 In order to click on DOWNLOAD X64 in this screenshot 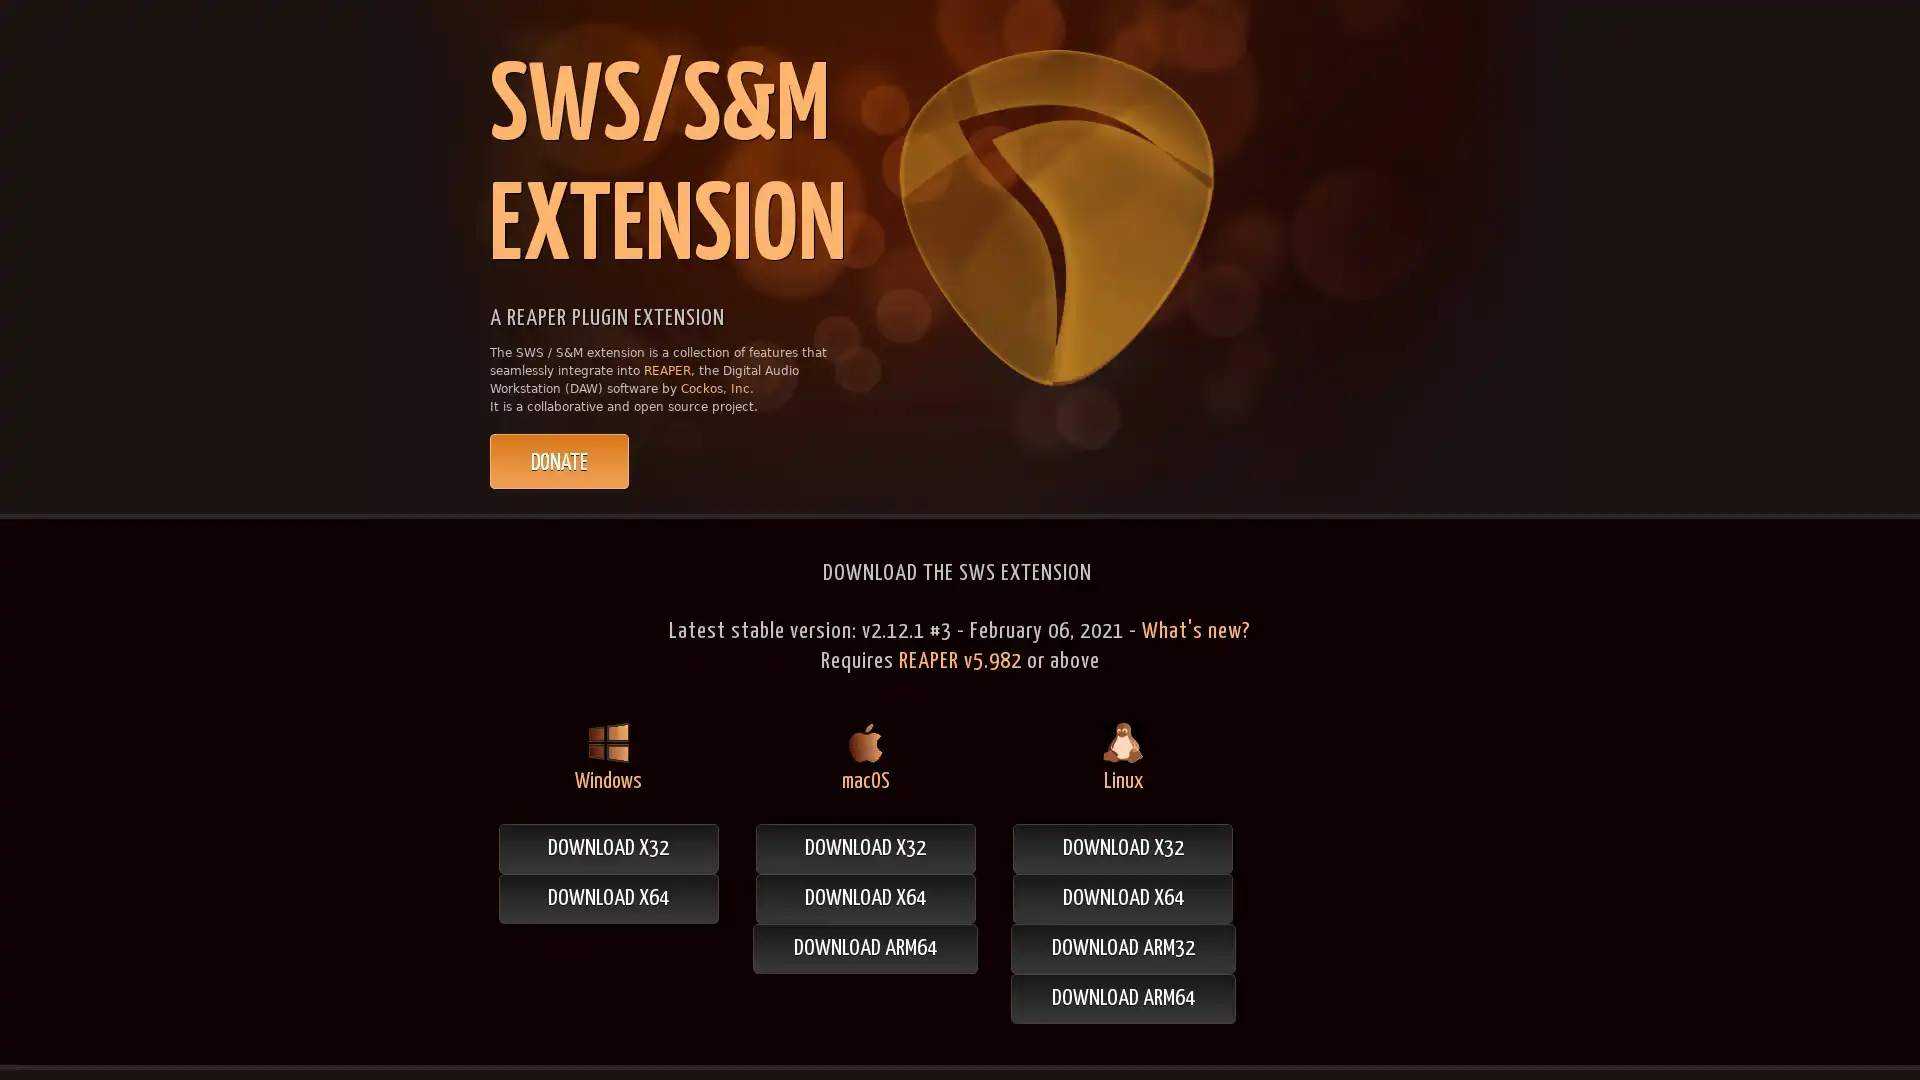, I will do `click(960, 897)`.